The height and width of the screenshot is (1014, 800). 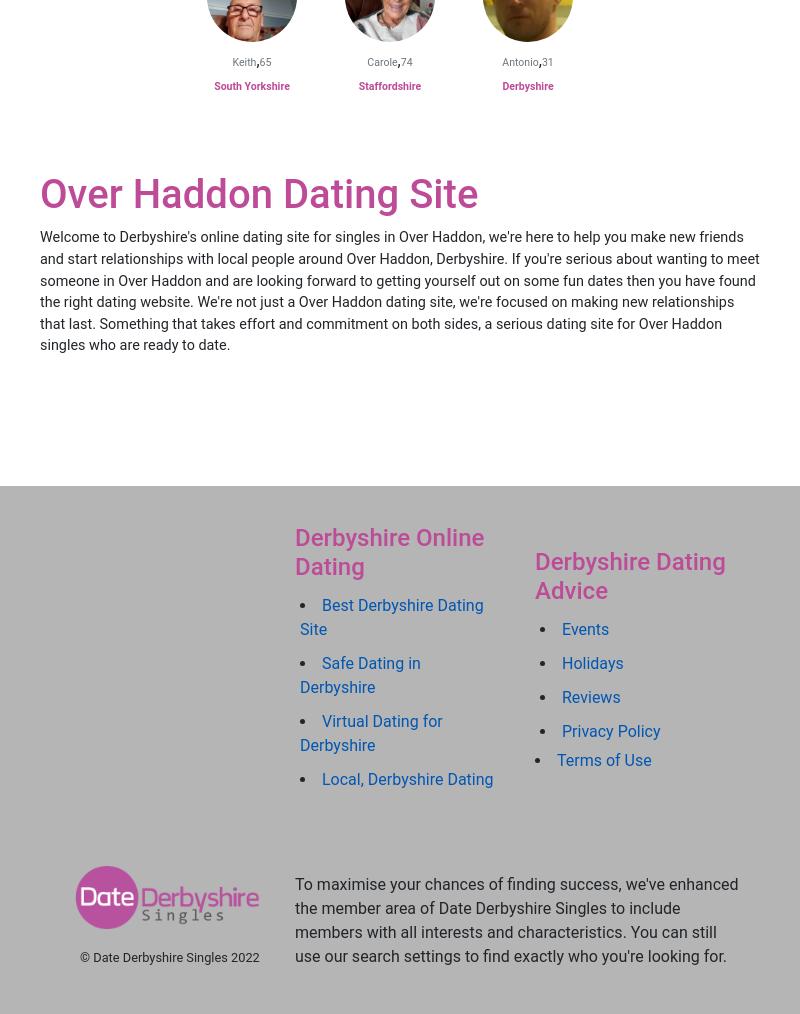 What do you see at coordinates (562, 663) in the screenshot?
I see `'Holidays'` at bounding box center [562, 663].